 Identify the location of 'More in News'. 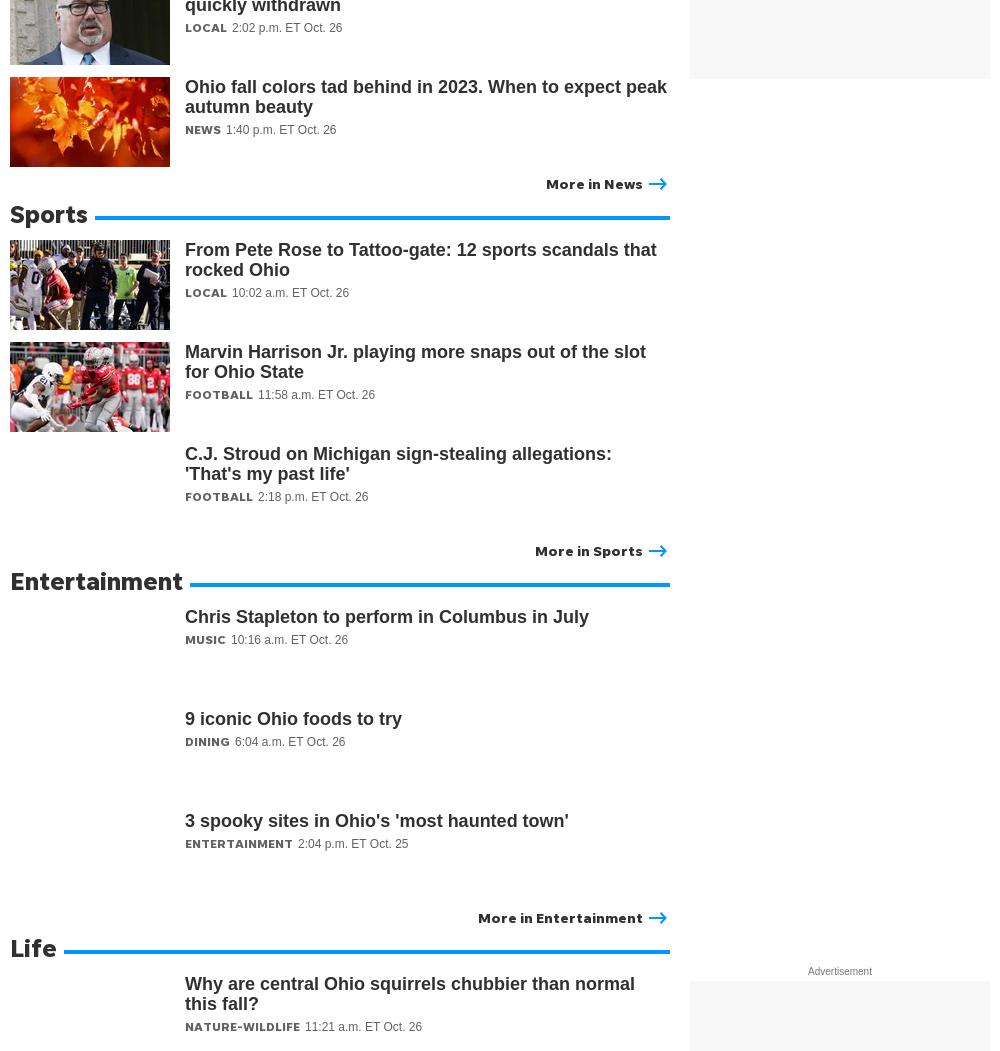
(593, 183).